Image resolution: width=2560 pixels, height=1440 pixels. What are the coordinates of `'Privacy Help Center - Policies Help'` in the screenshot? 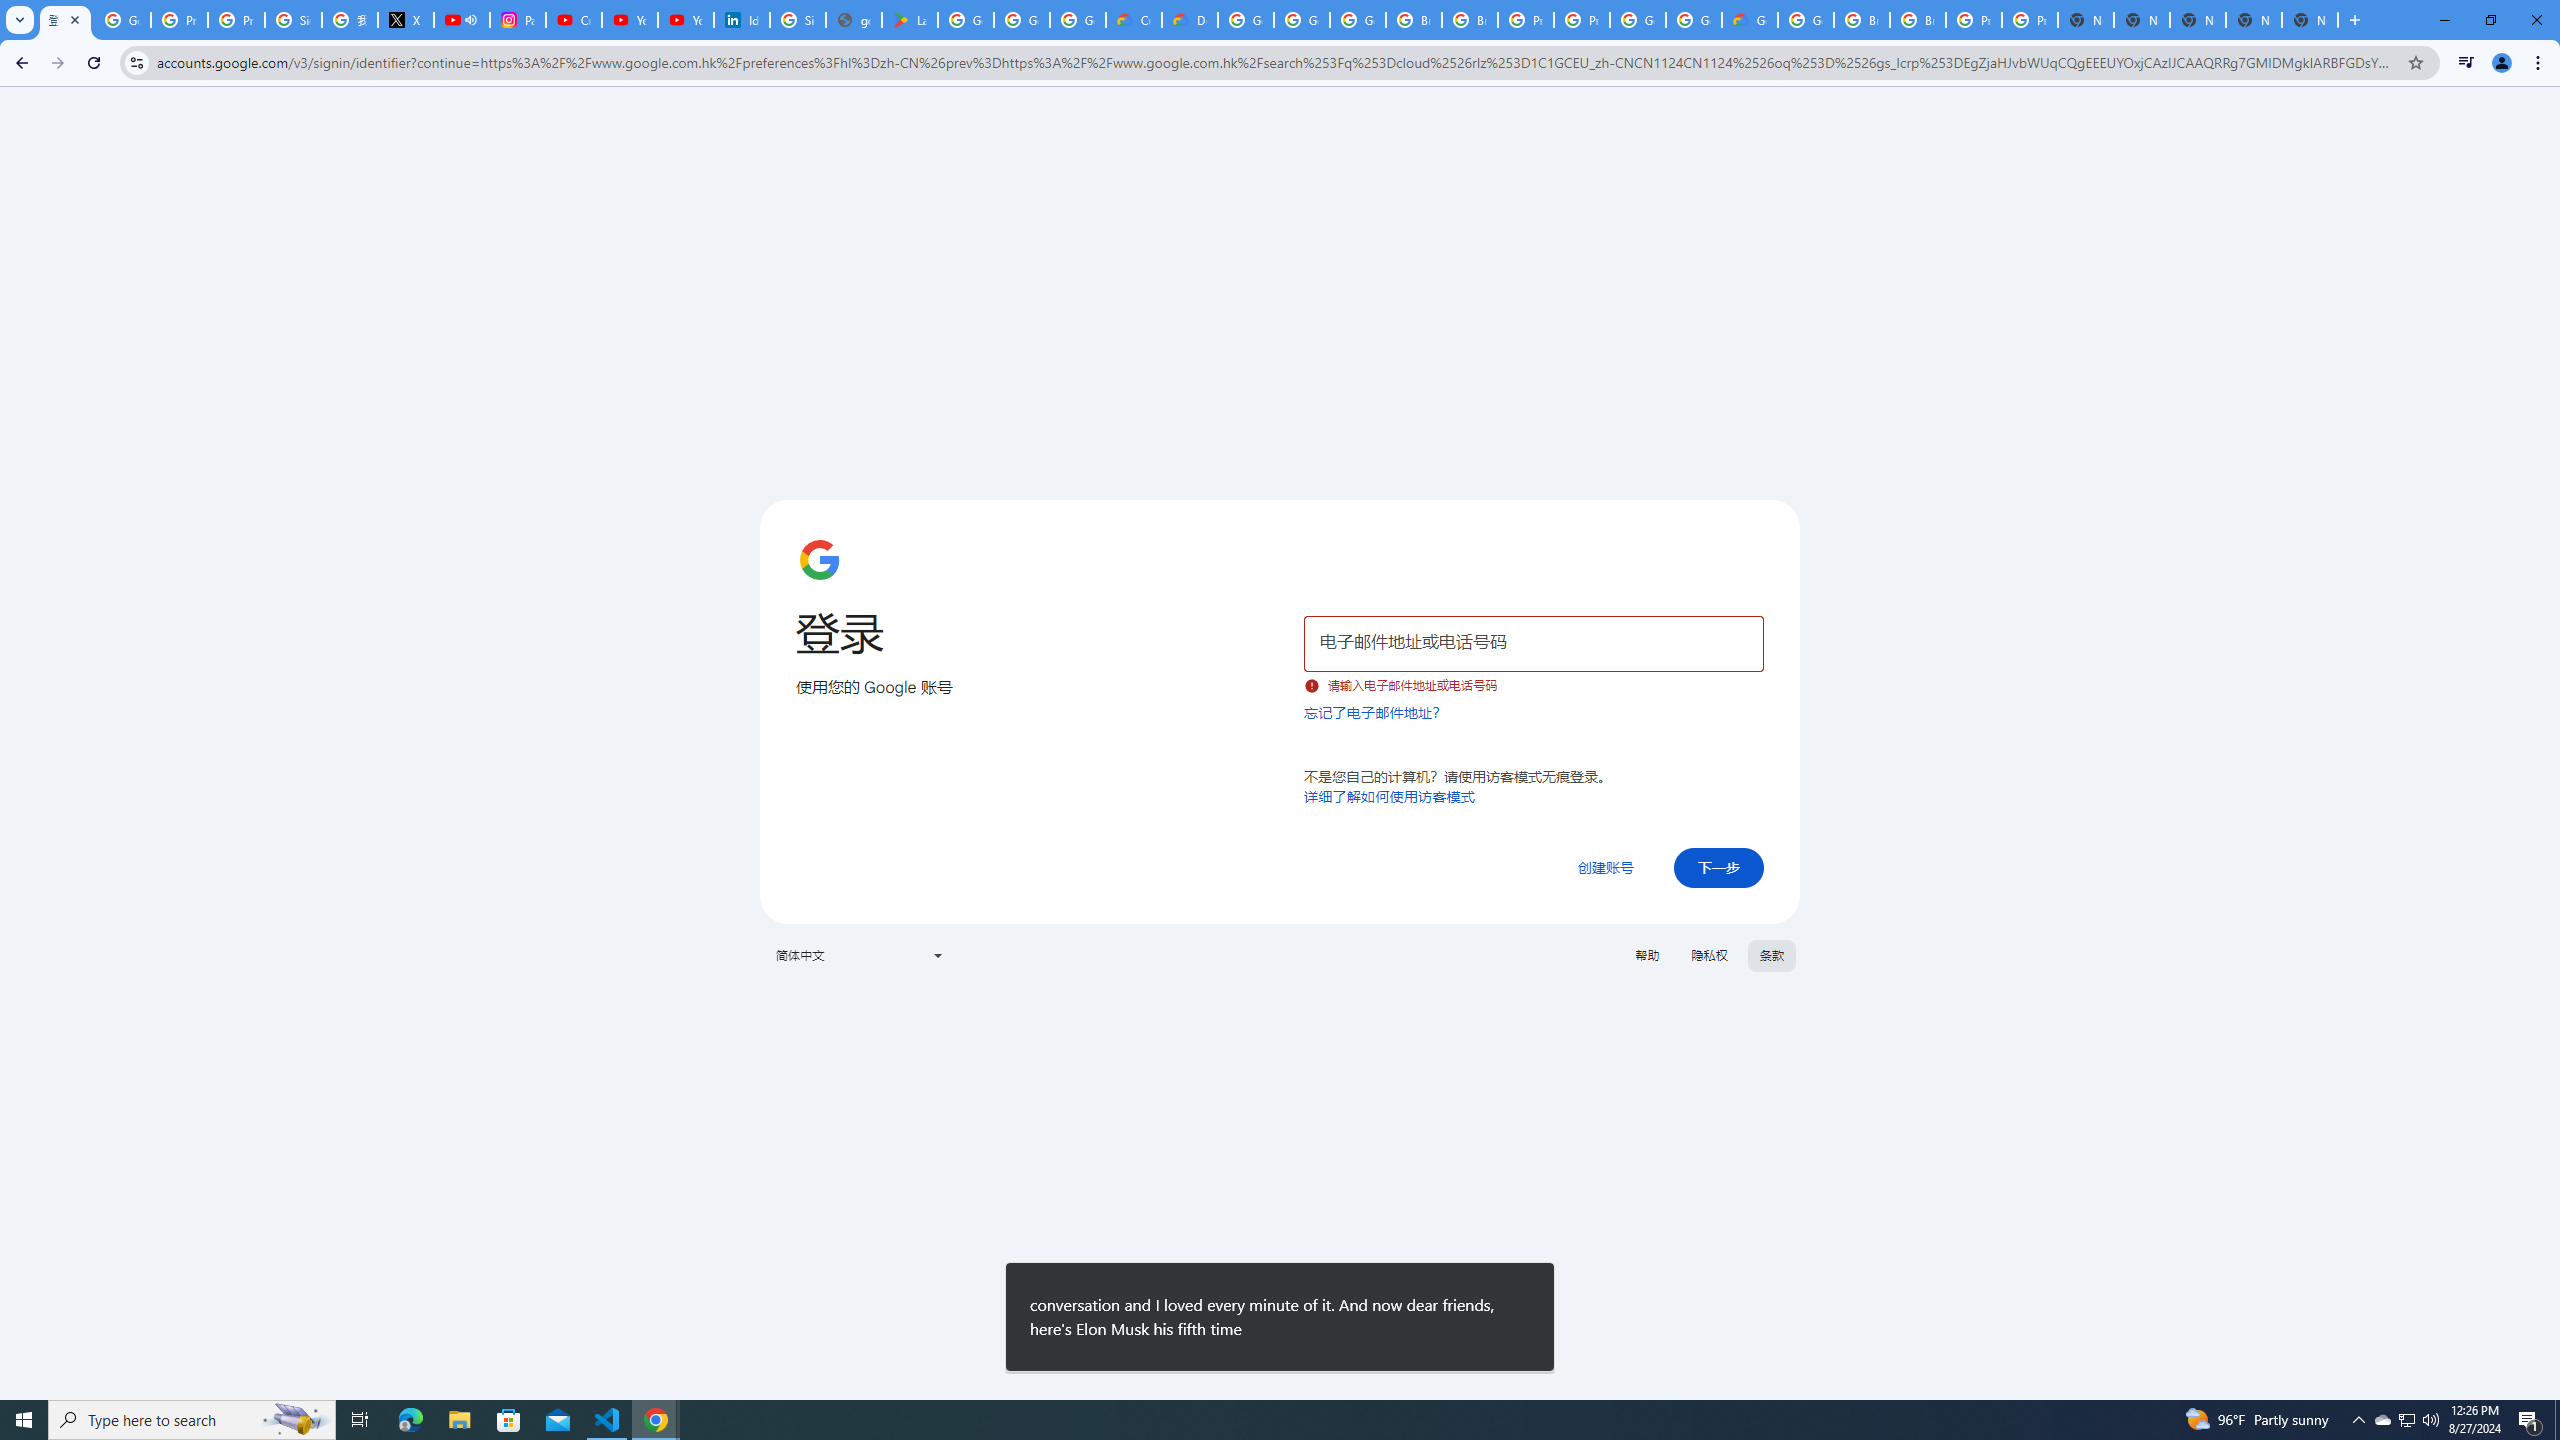 It's located at (179, 19).